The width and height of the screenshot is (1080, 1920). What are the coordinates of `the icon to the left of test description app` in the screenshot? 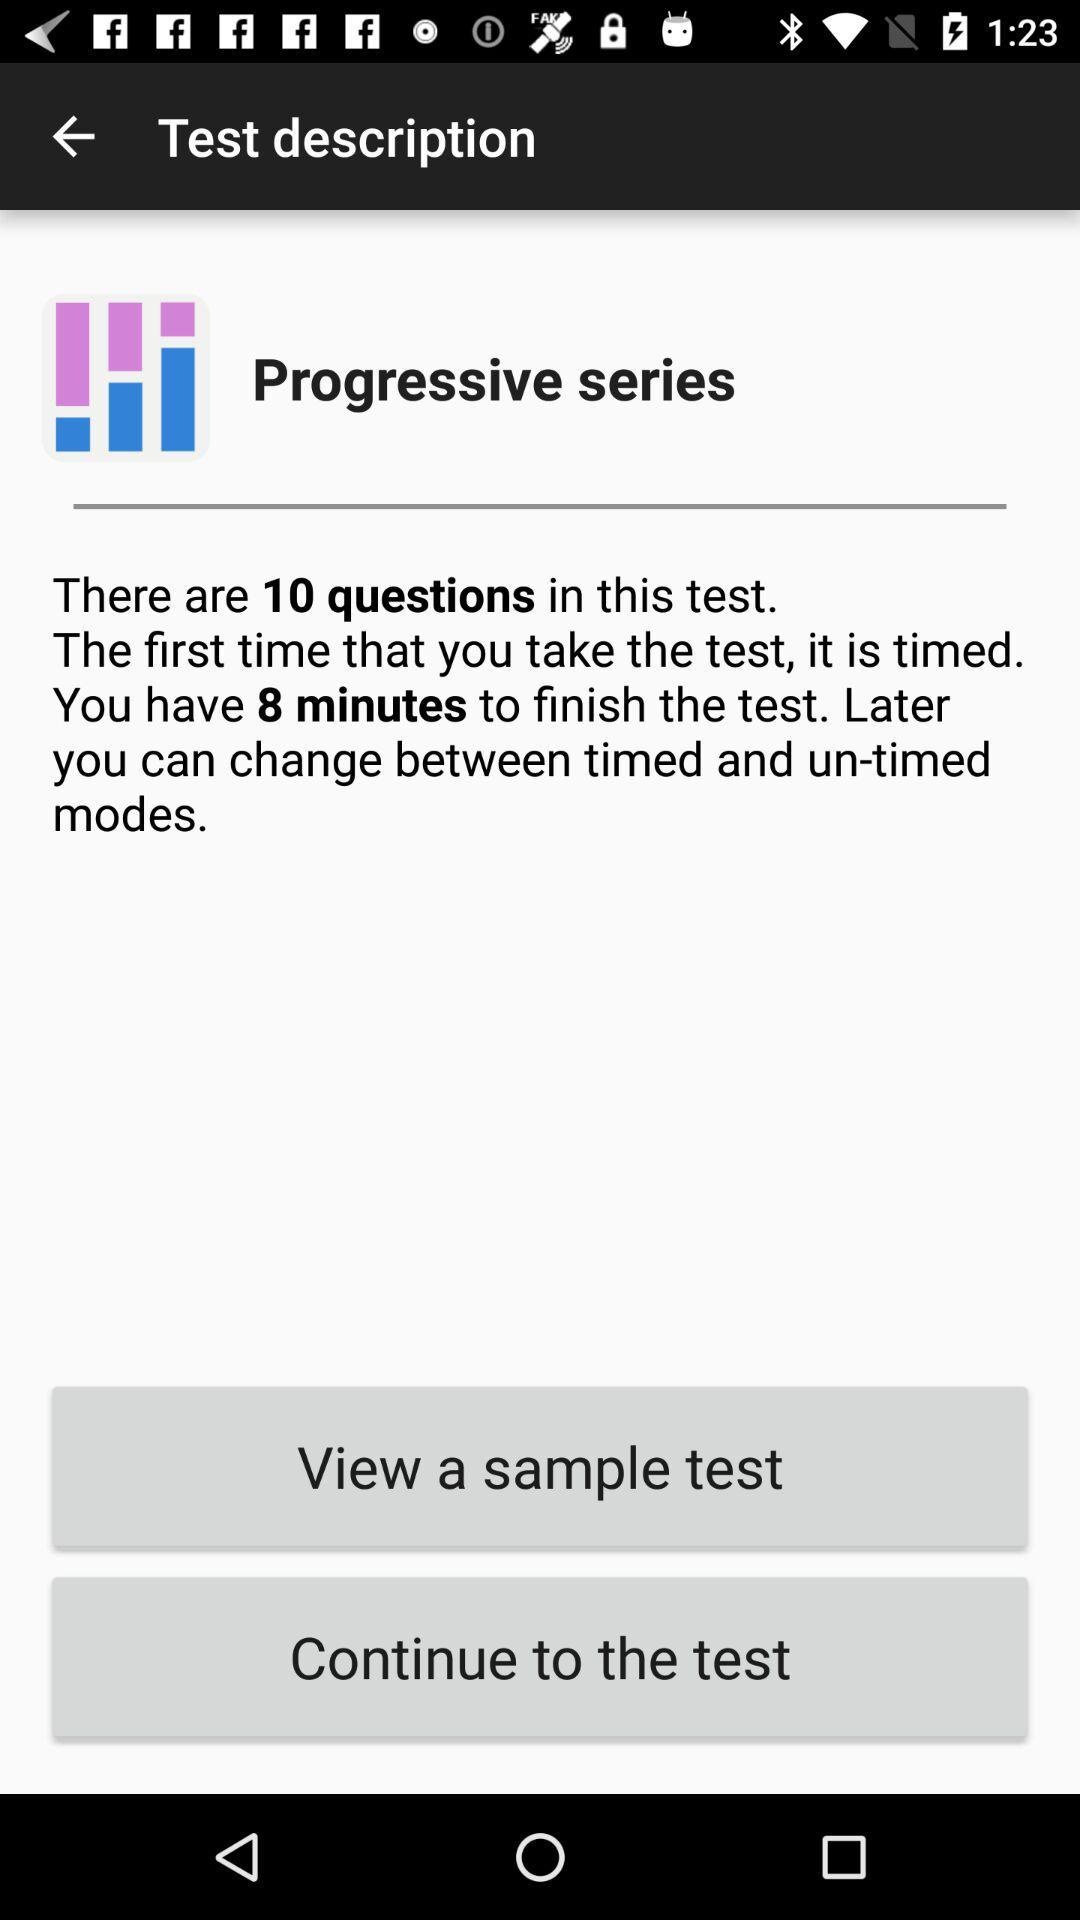 It's located at (72, 135).